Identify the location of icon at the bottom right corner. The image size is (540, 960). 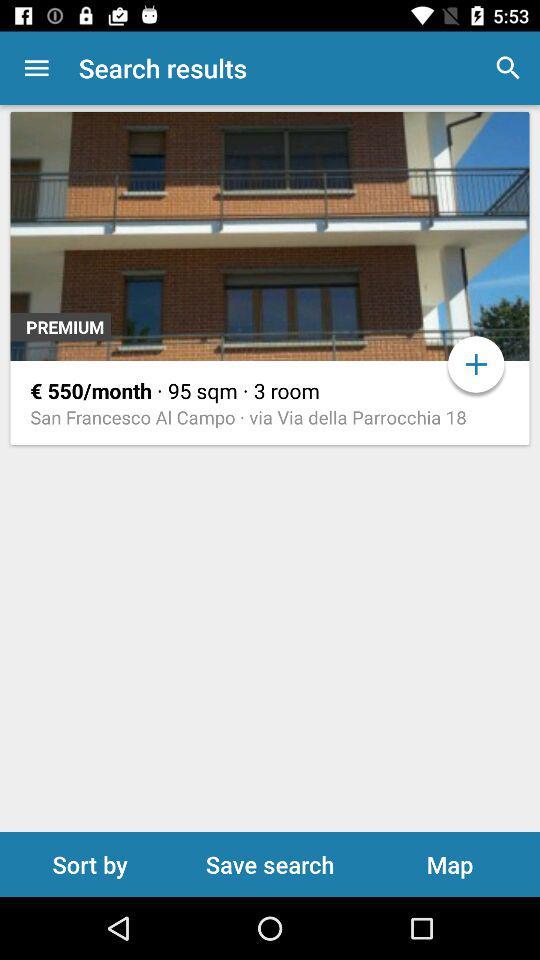
(449, 863).